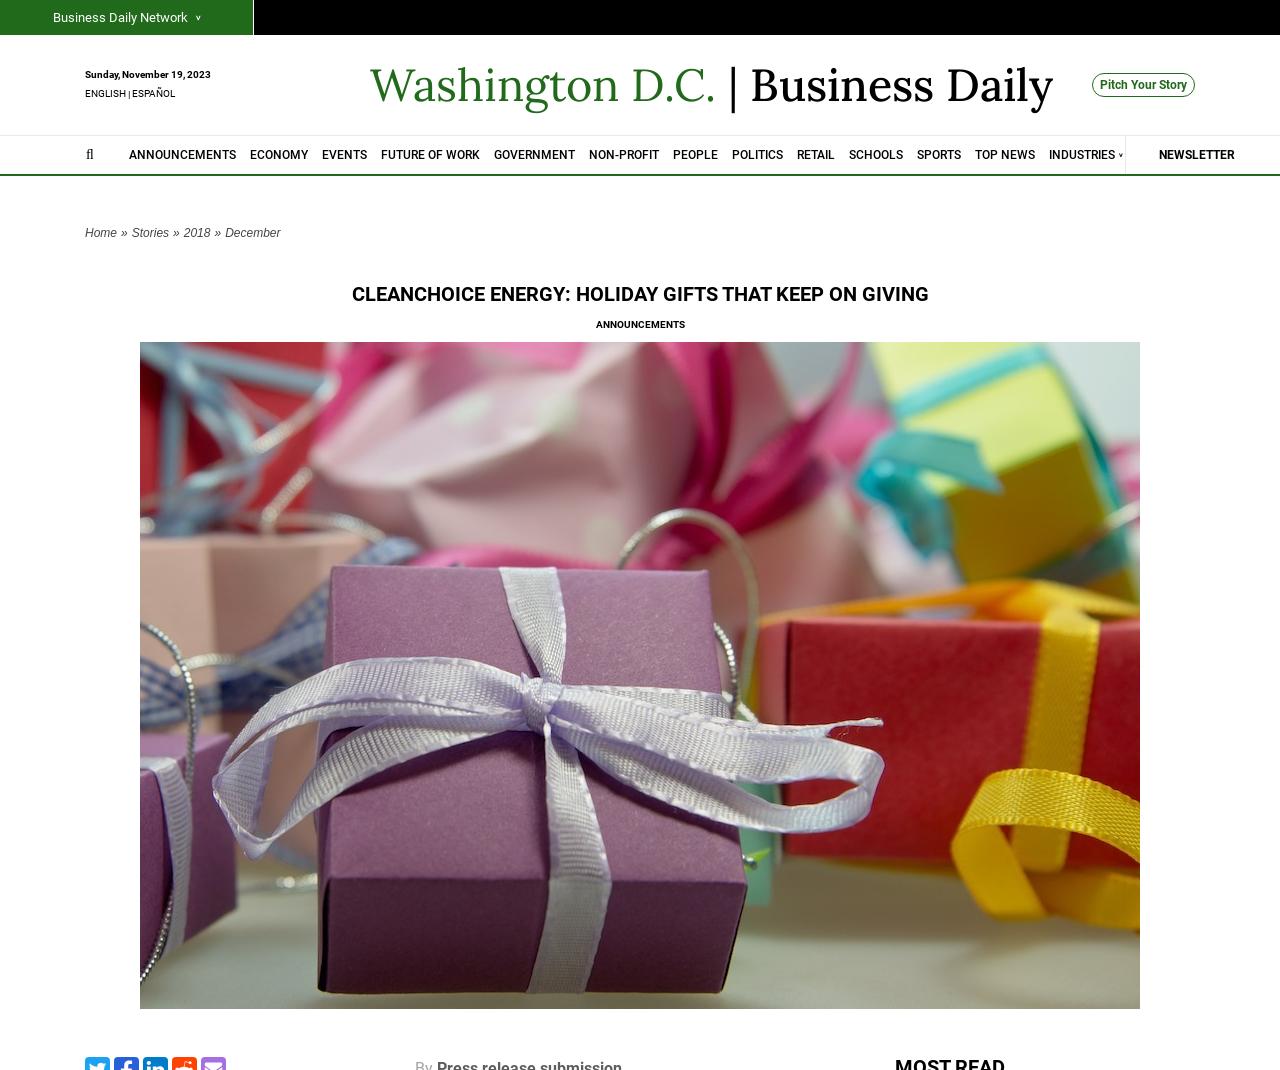  I want to click on 'POLITICS', so click(755, 153).